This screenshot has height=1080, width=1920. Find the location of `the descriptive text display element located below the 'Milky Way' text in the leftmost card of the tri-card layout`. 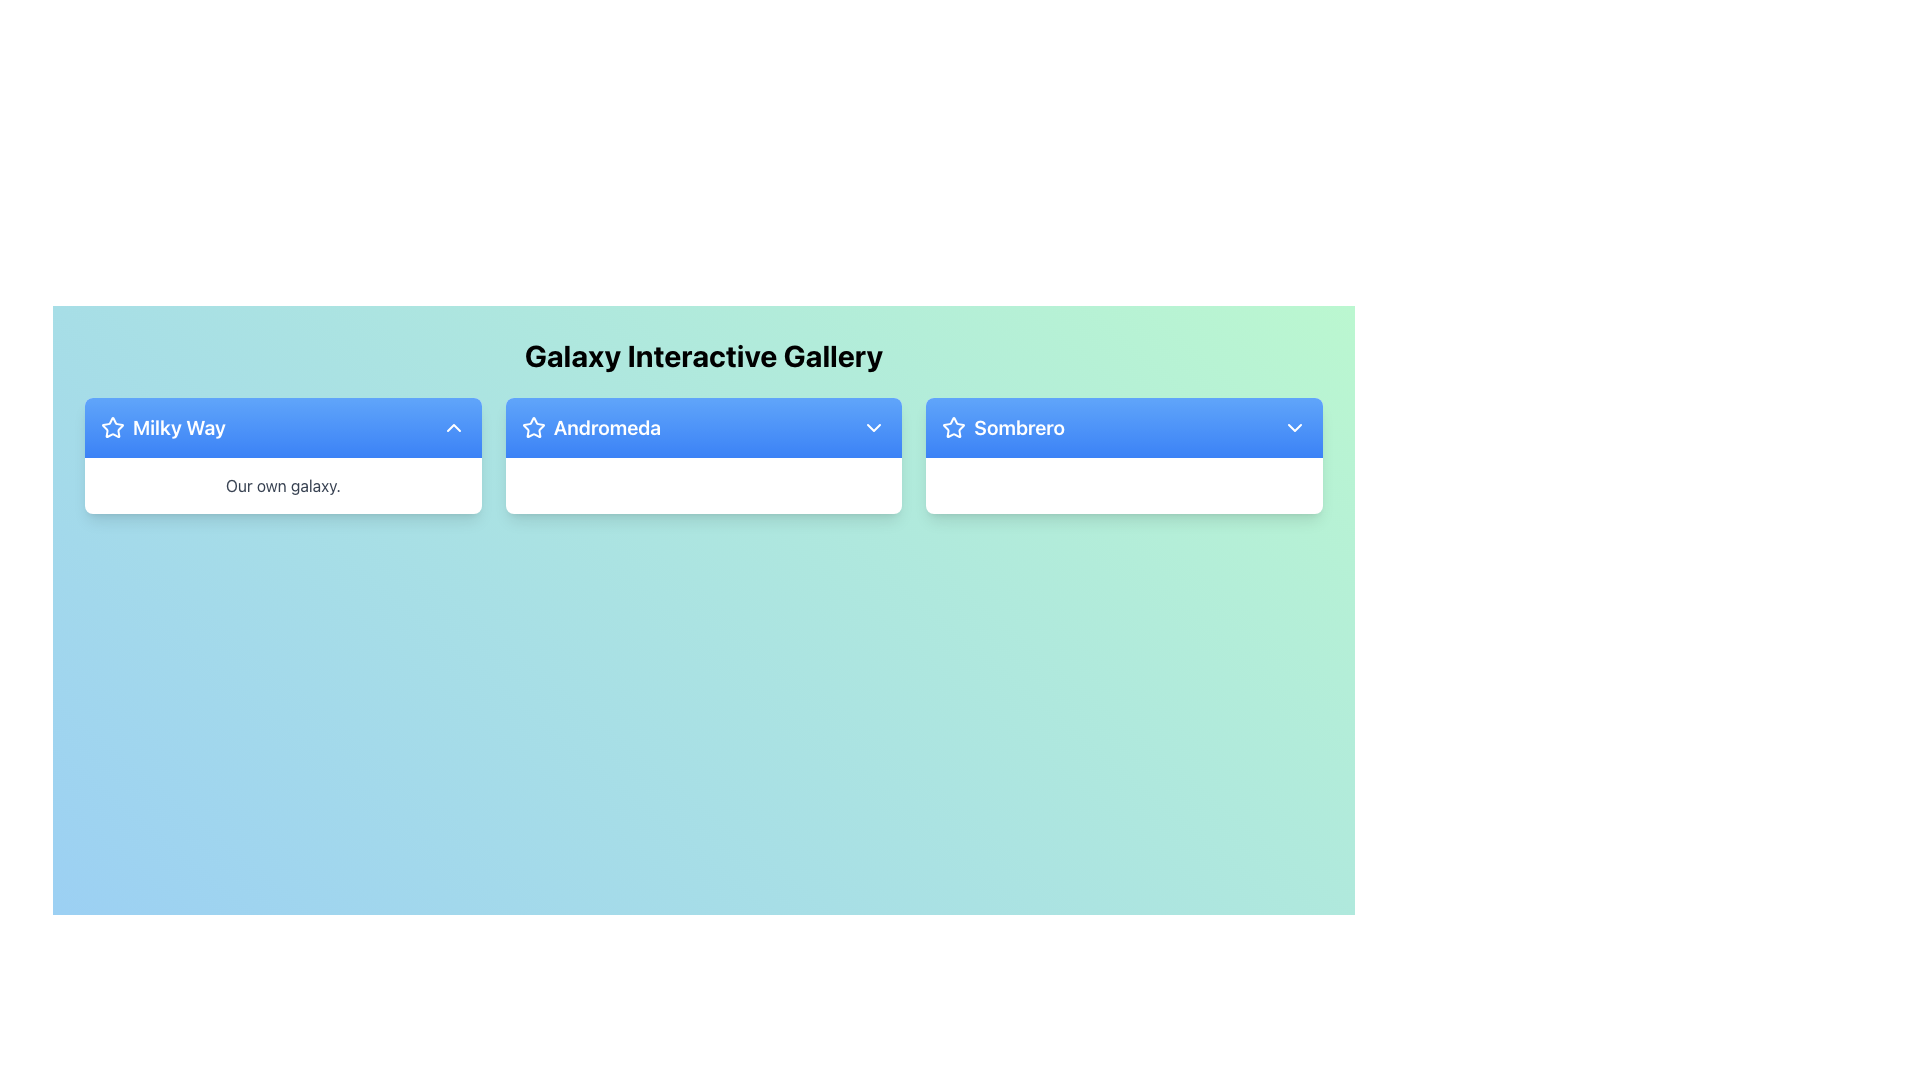

the descriptive text display element located below the 'Milky Way' text in the leftmost card of the tri-card layout is located at coordinates (282, 486).